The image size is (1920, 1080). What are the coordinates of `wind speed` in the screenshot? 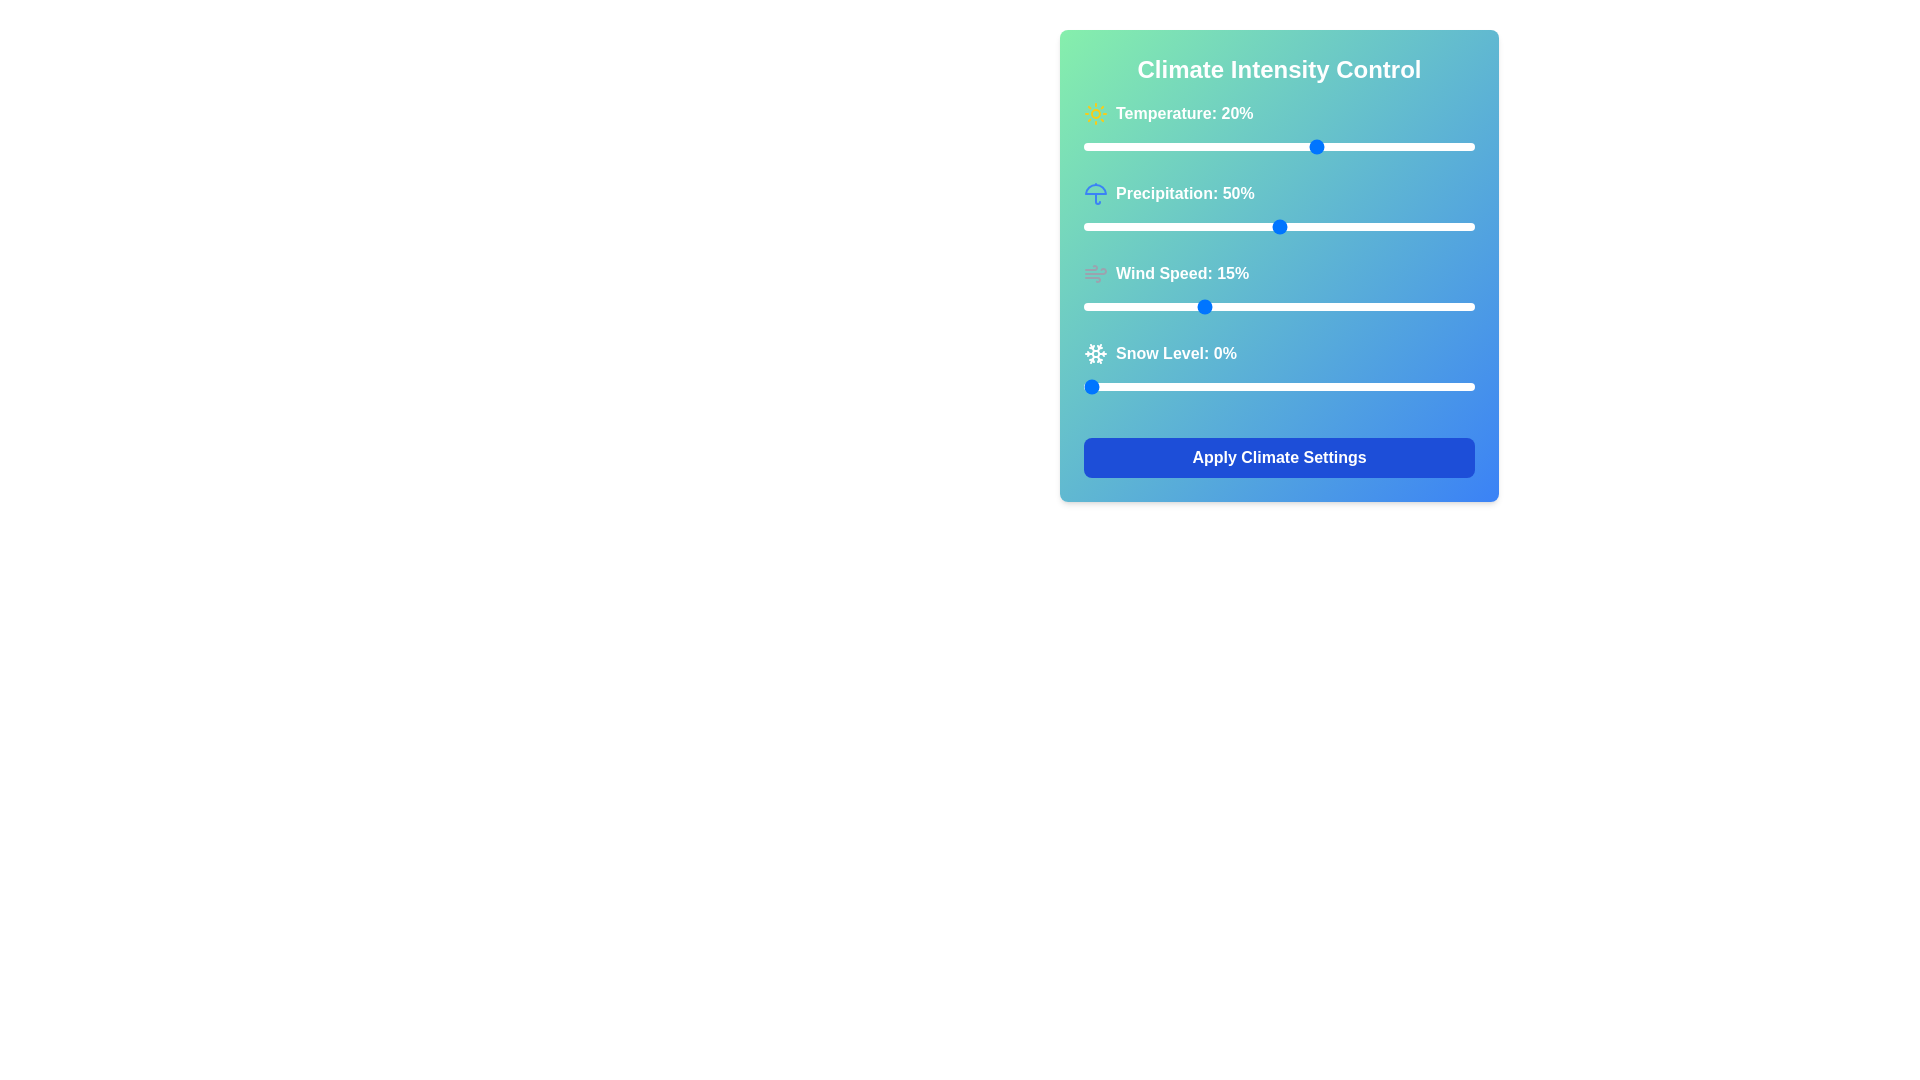 It's located at (1146, 307).